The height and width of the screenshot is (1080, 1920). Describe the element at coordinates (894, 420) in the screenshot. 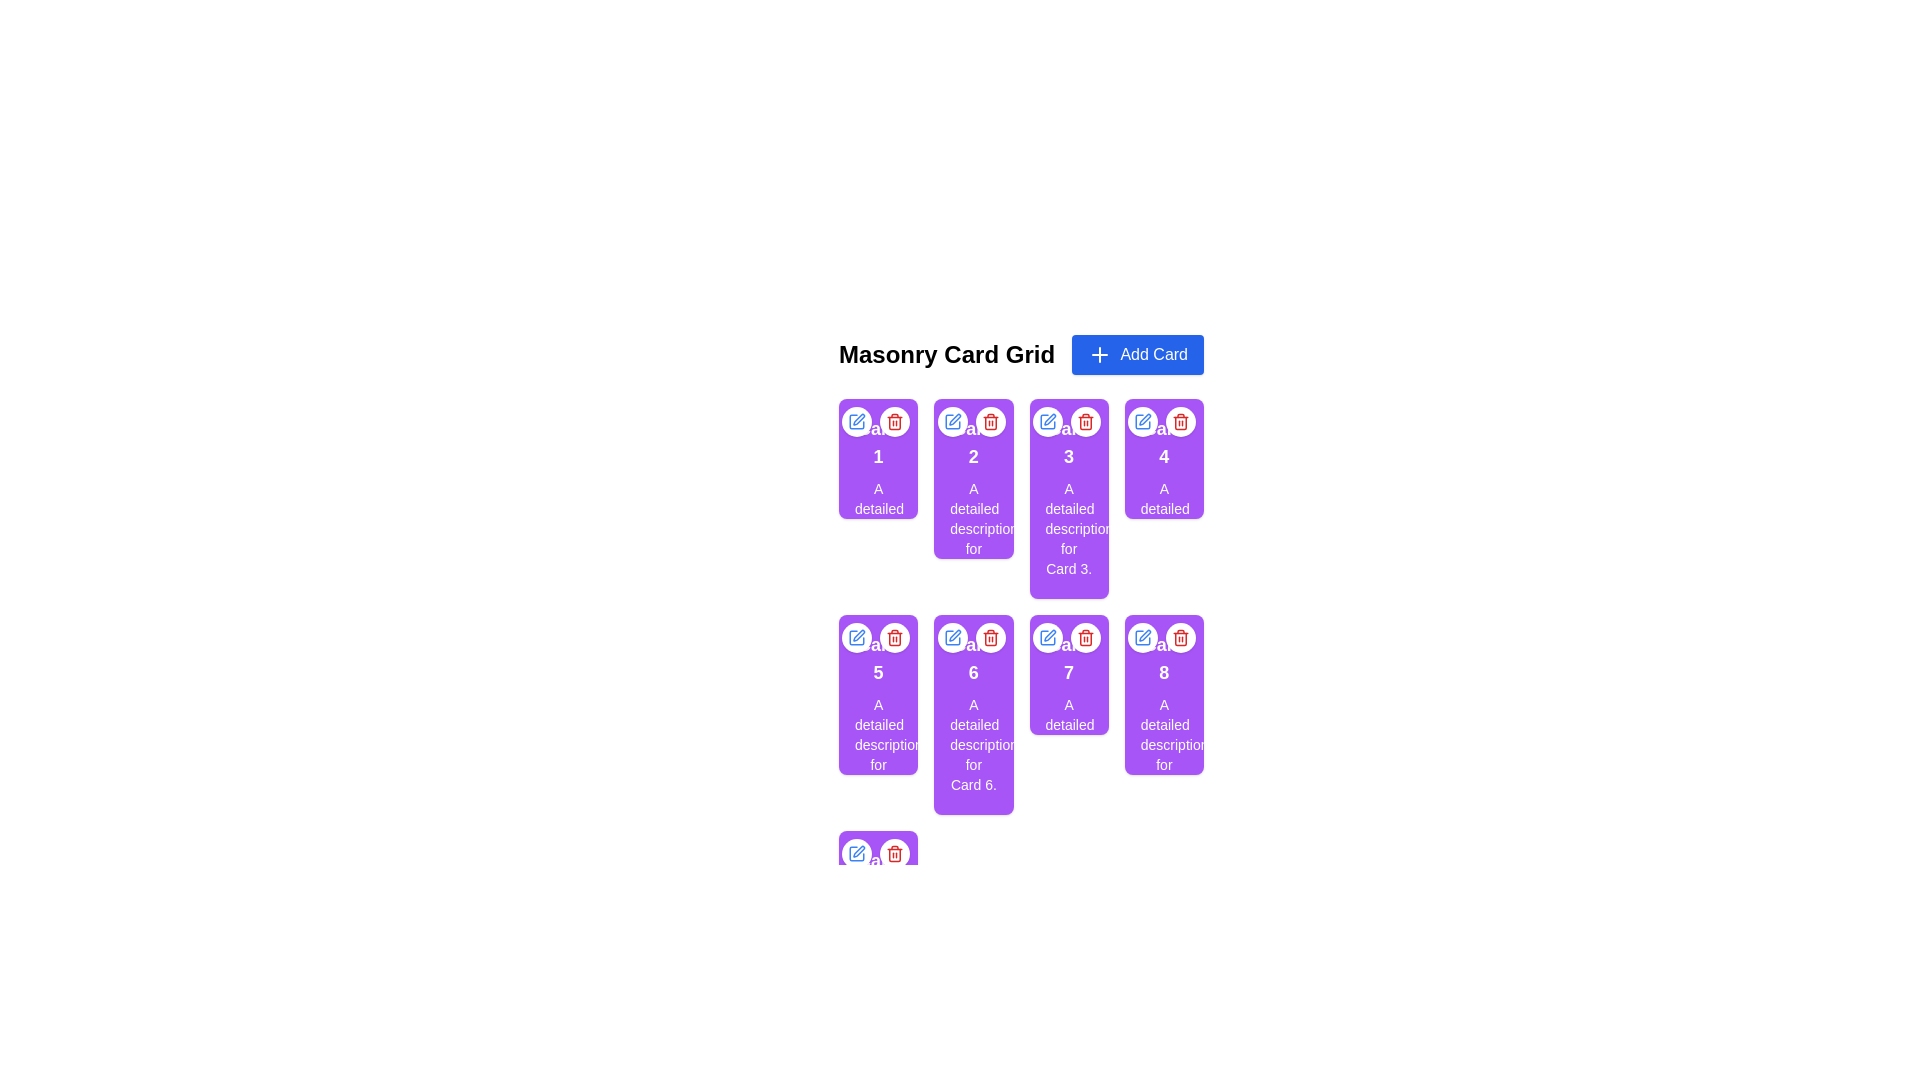

I see `the delete button located at the top-right of the card in the grid layout to observe the hover effect` at that location.